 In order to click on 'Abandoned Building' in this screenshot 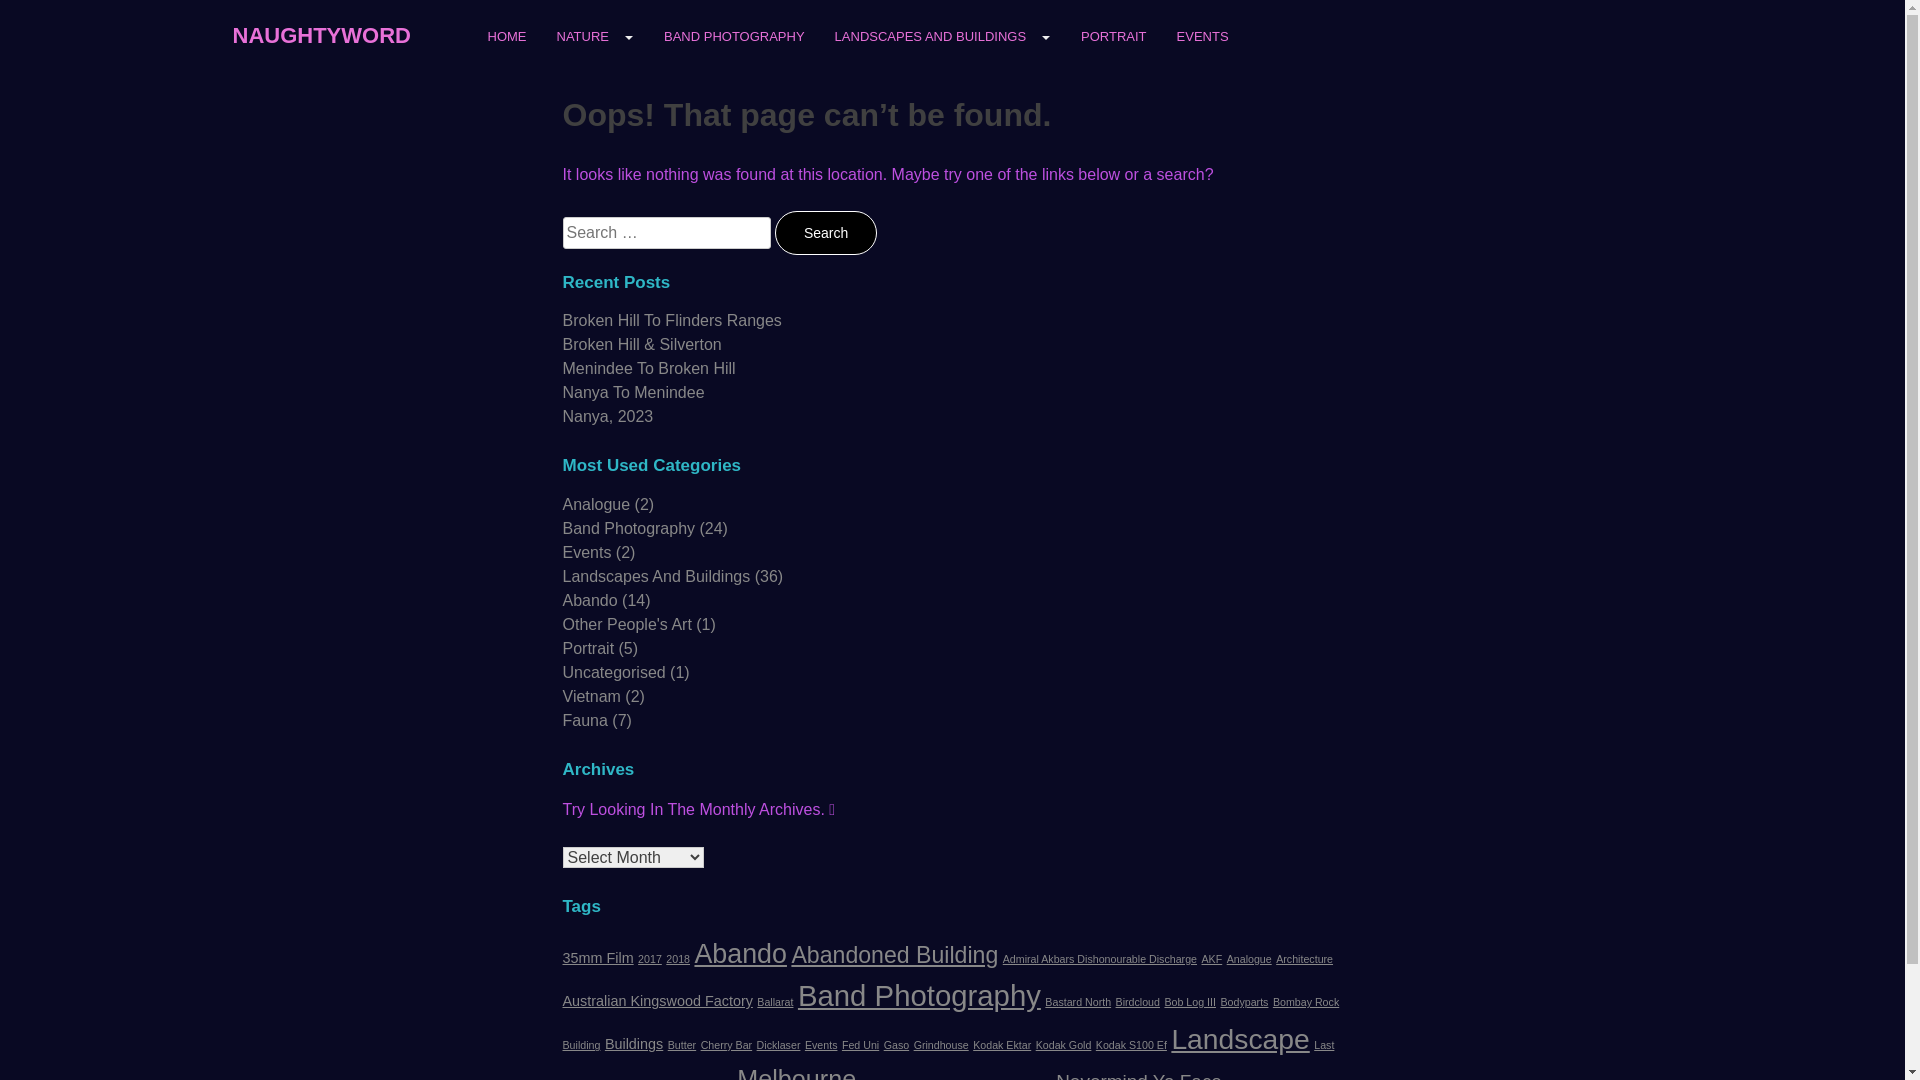, I will do `click(893, 954)`.